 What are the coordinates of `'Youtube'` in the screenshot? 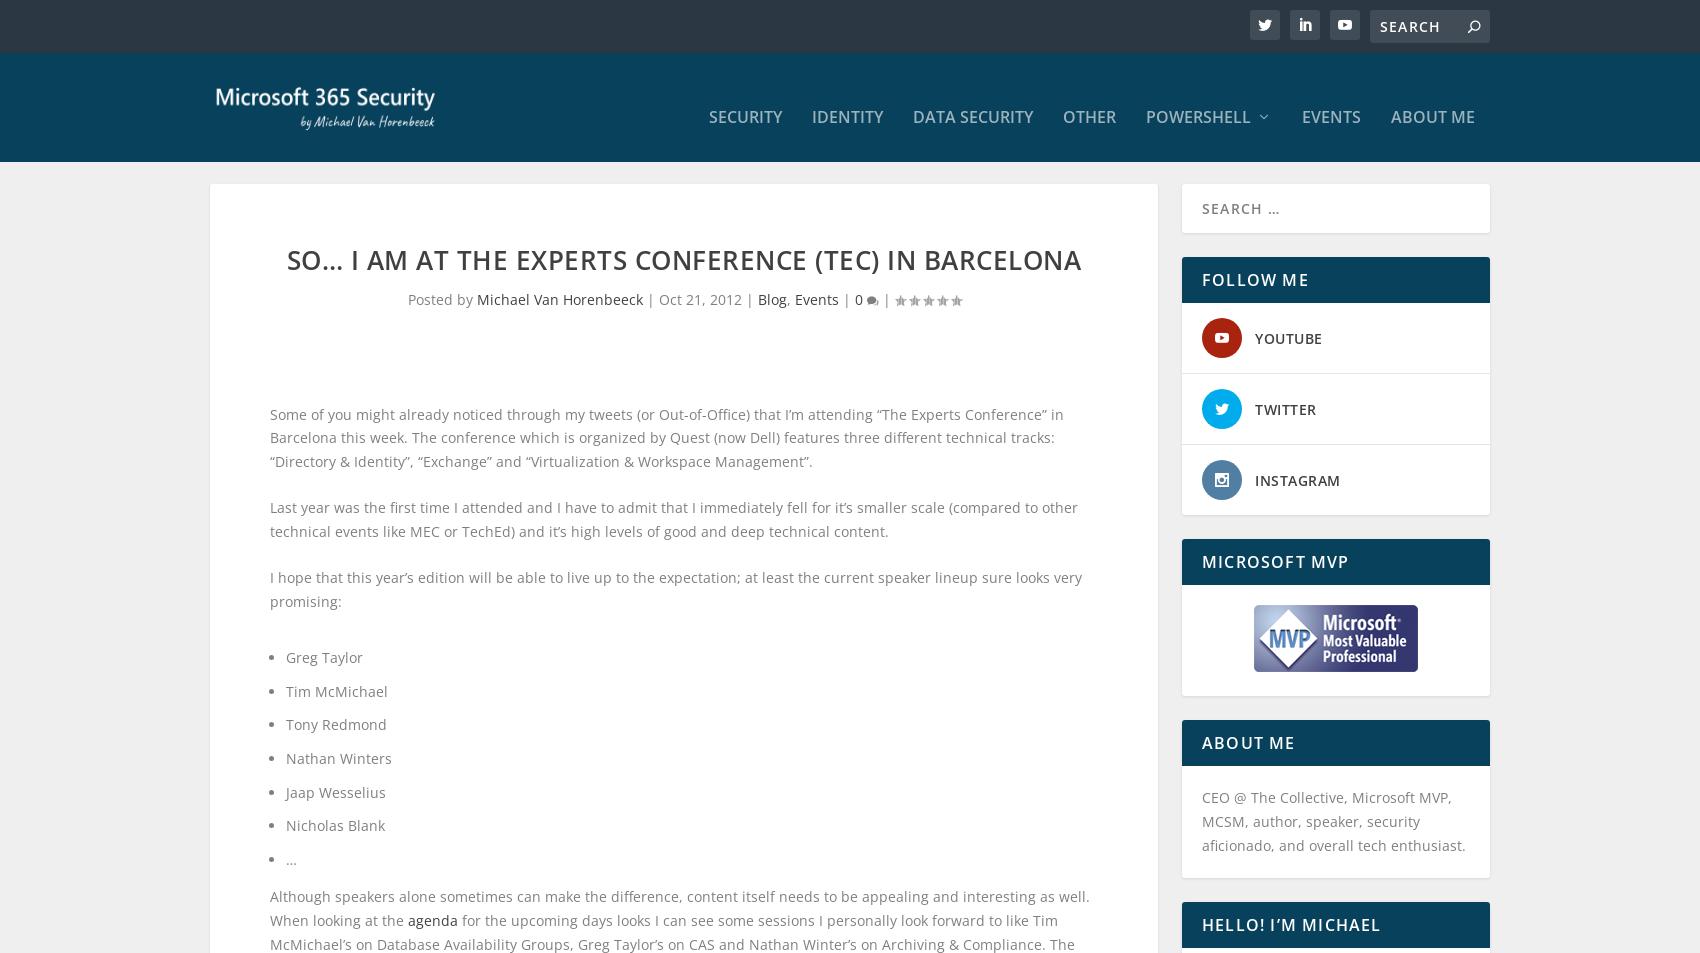 It's located at (1288, 356).